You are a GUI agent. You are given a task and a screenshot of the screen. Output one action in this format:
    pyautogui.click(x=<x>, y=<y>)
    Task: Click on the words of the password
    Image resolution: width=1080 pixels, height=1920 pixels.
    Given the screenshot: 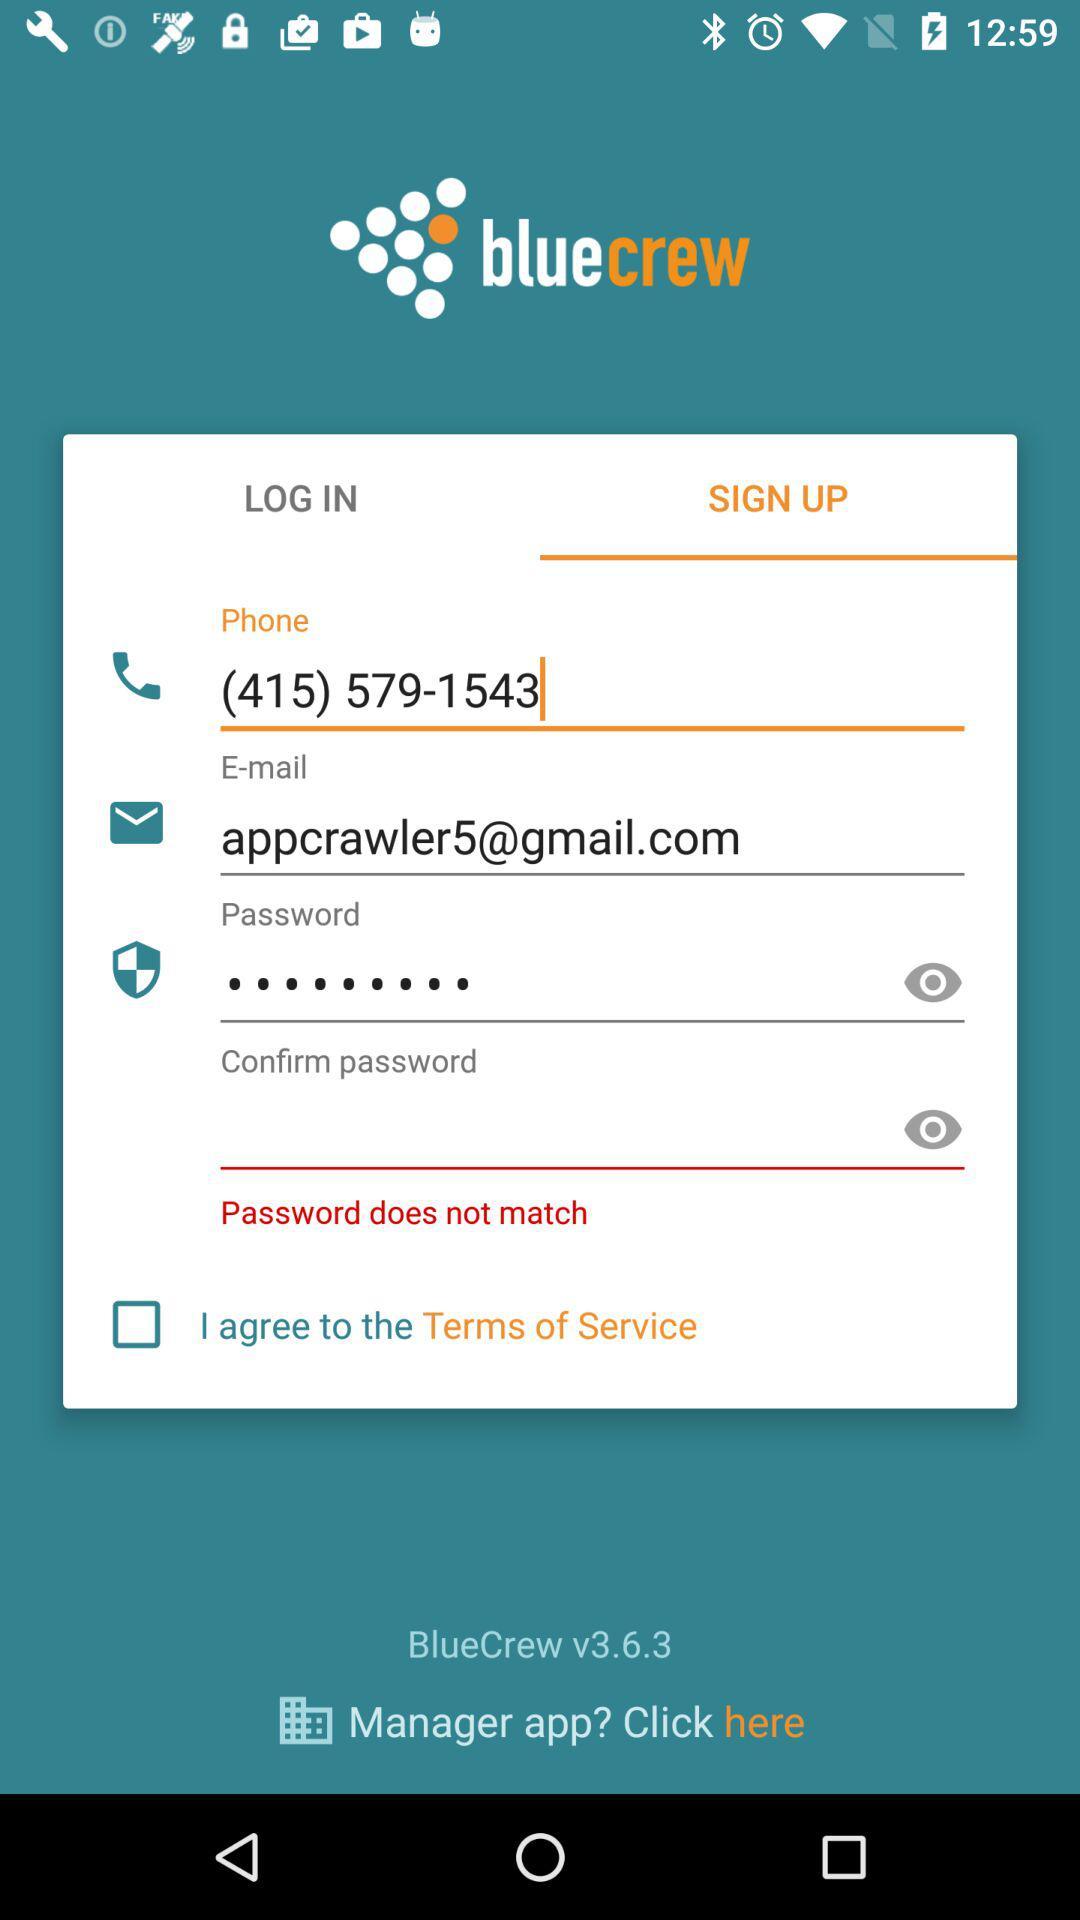 What is the action you would take?
    pyautogui.click(x=933, y=983)
    